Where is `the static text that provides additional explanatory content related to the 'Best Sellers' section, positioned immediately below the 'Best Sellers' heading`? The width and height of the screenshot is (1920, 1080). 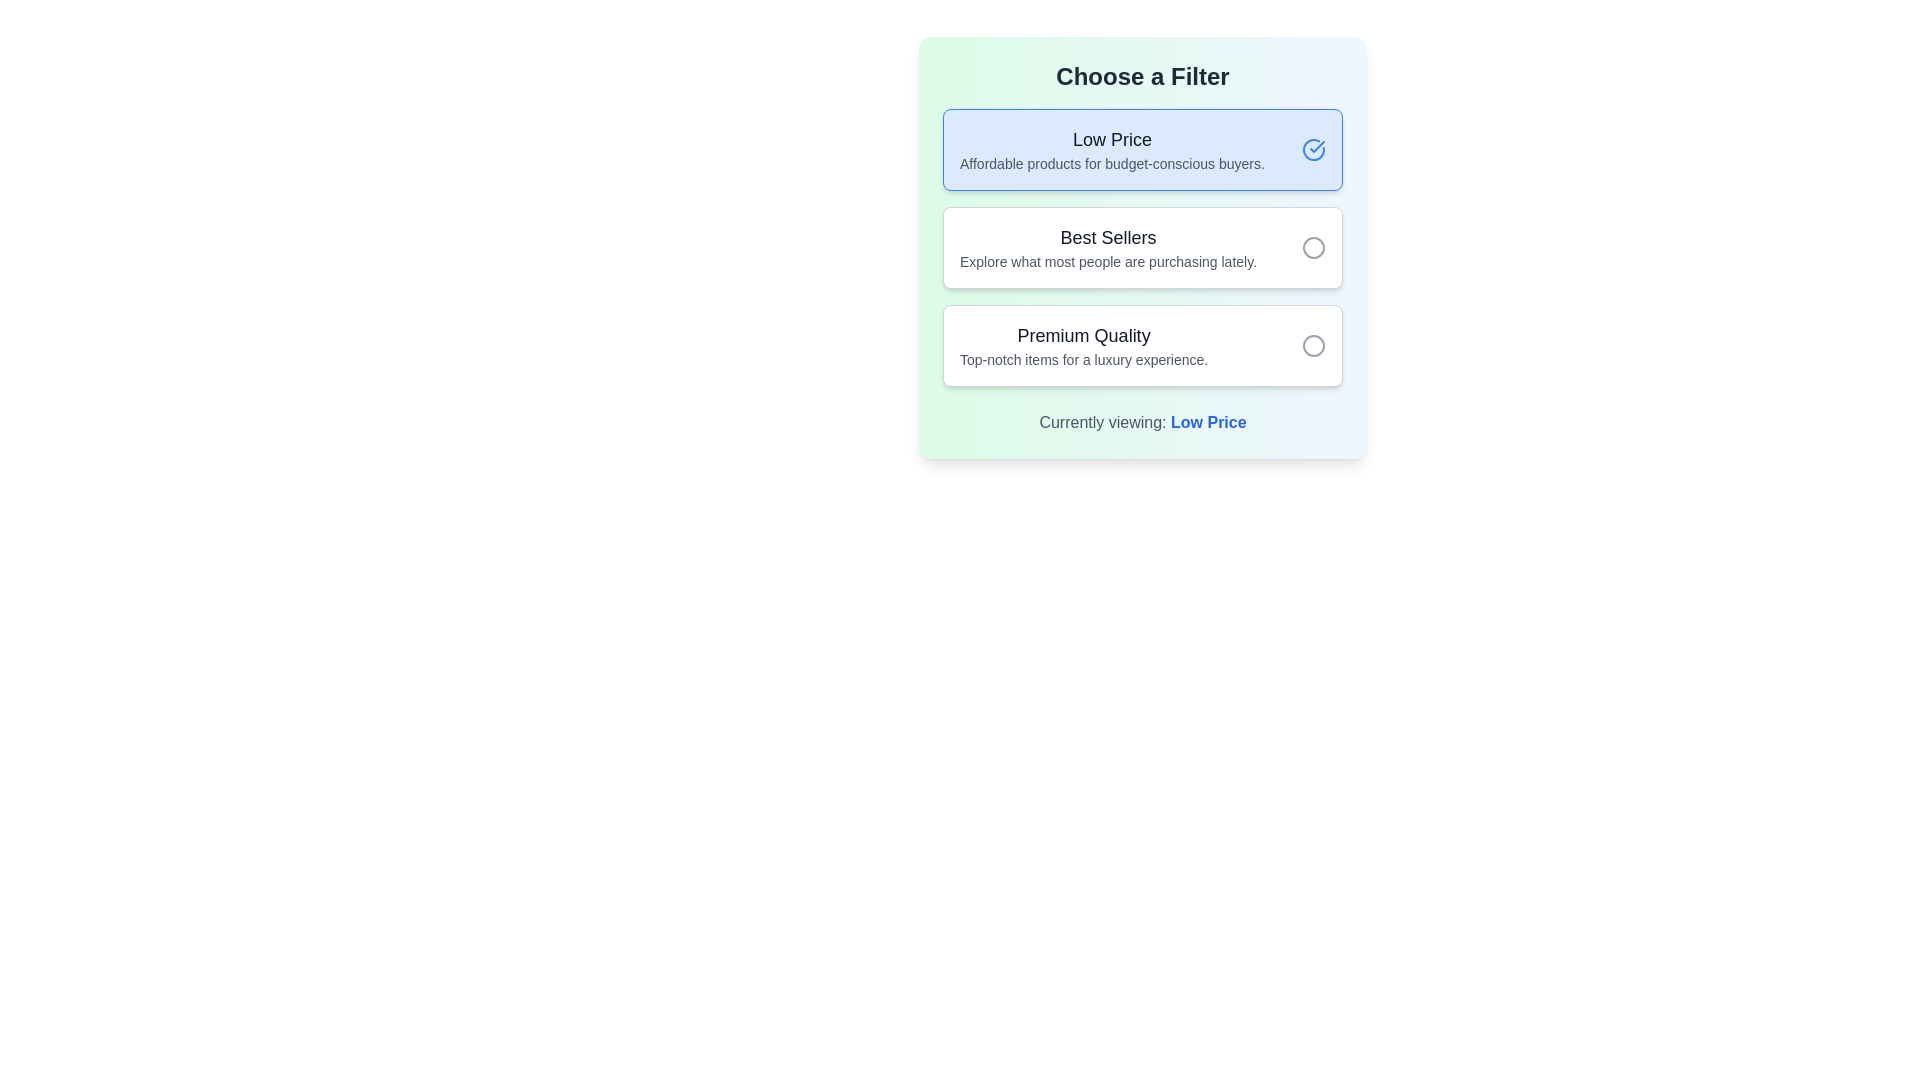
the static text that provides additional explanatory content related to the 'Best Sellers' section, positioned immediately below the 'Best Sellers' heading is located at coordinates (1107, 261).